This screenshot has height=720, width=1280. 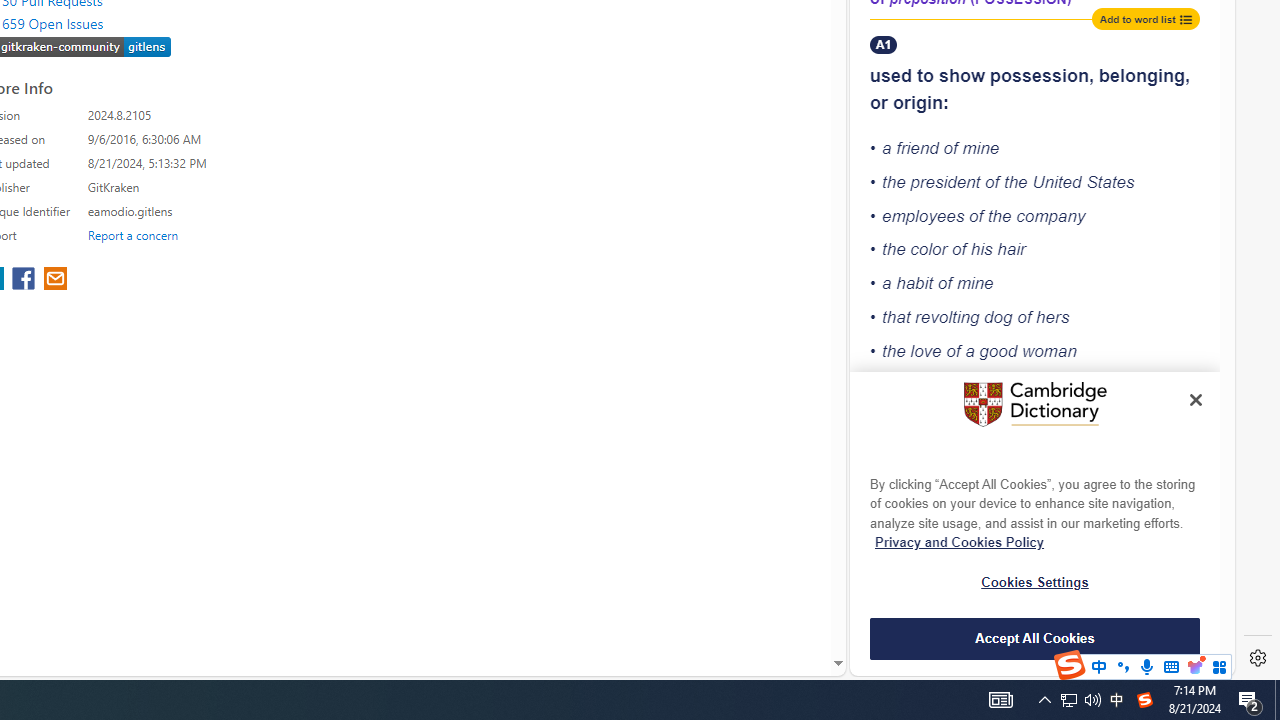 I want to click on 'Report a concern', so click(x=132, y=234).